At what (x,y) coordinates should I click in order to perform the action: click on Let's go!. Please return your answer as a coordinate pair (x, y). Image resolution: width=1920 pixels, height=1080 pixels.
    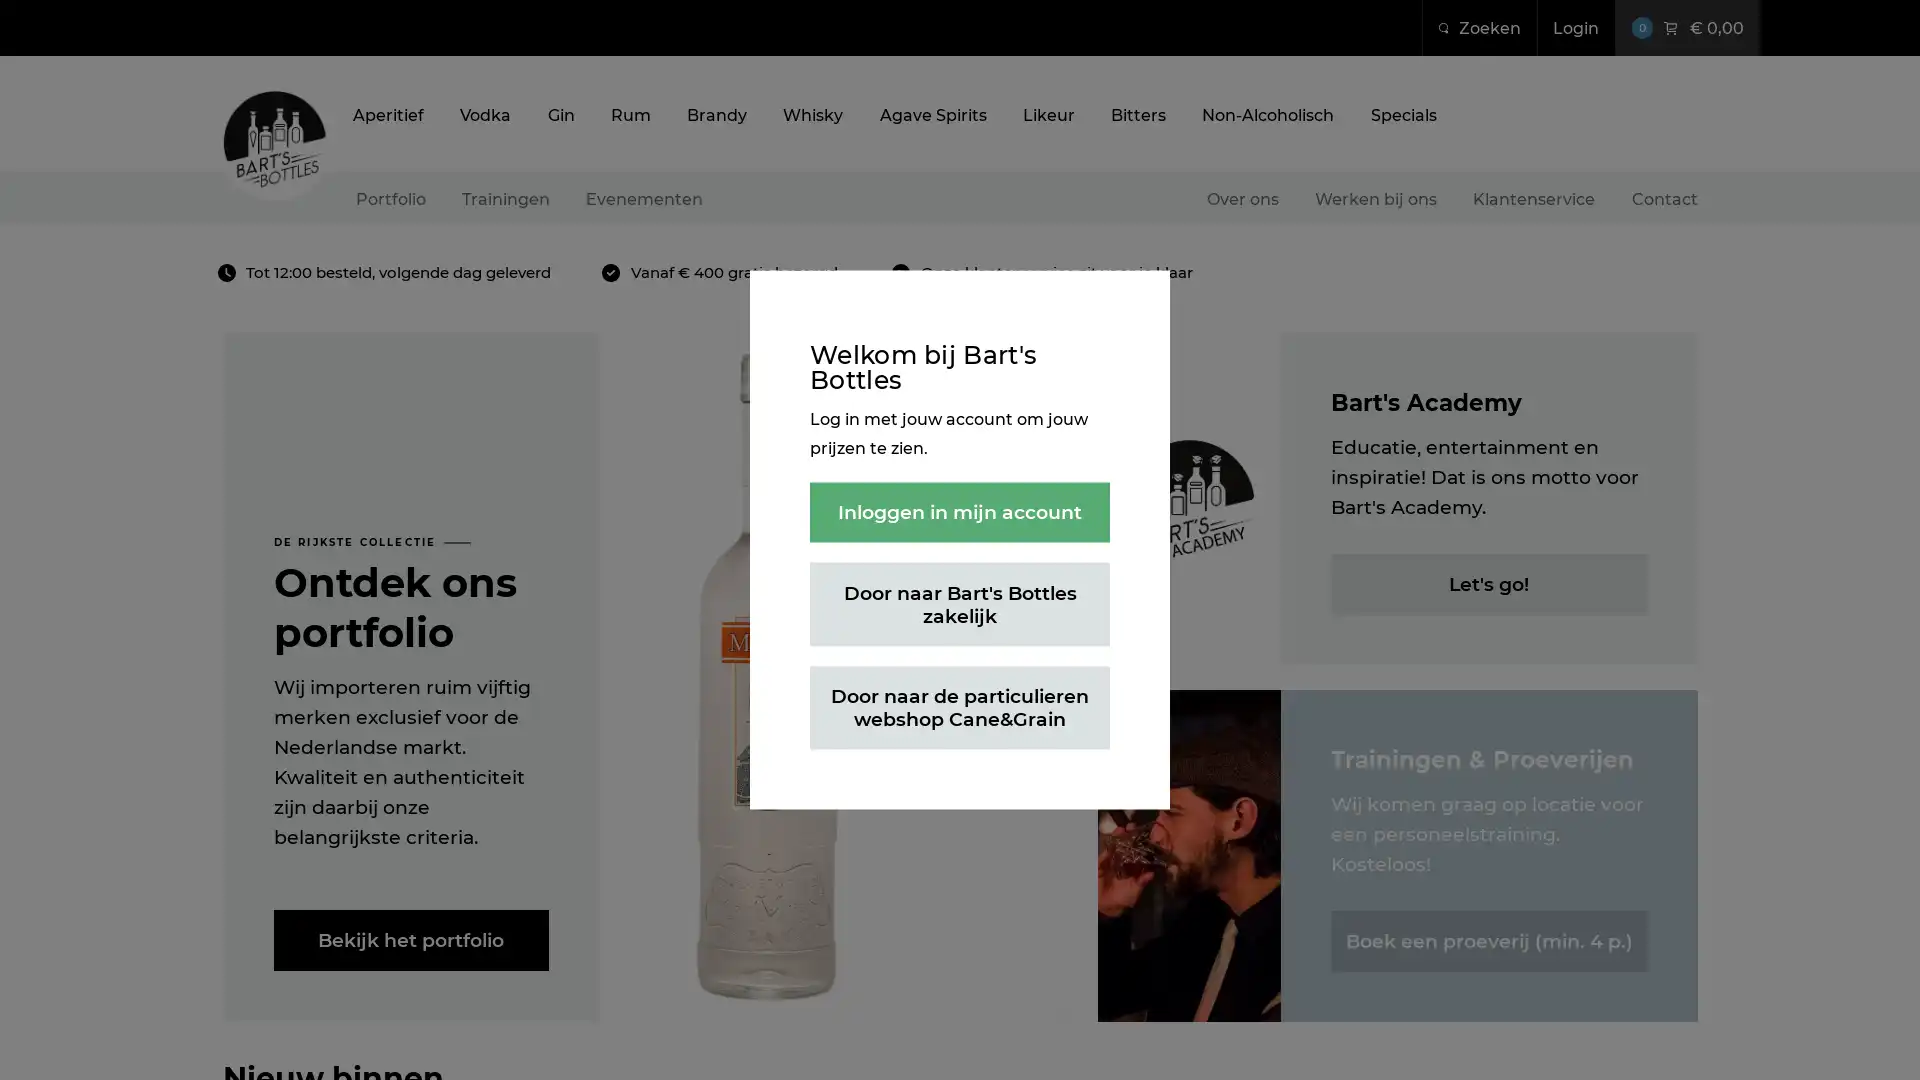
    Looking at the image, I should click on (1488, 583).